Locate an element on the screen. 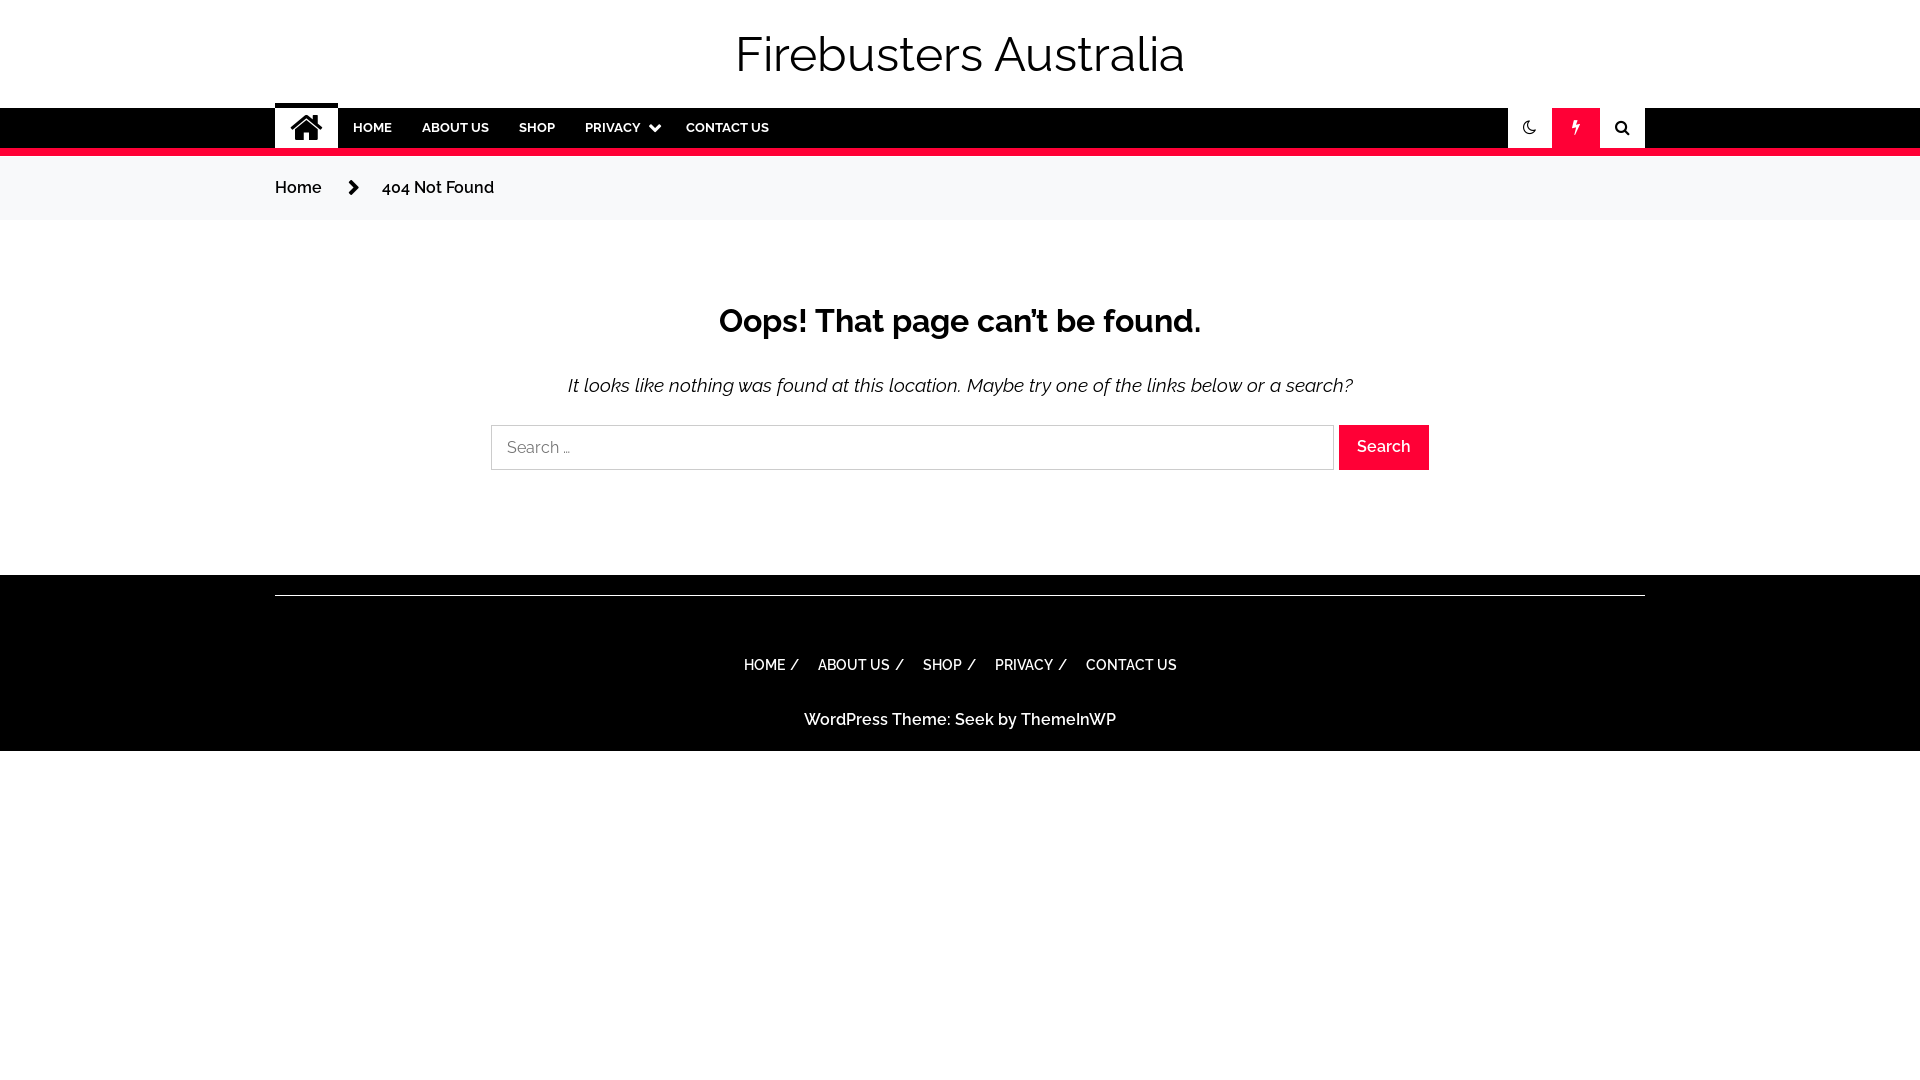  'SHOP' is located at coordinates (944, 664).